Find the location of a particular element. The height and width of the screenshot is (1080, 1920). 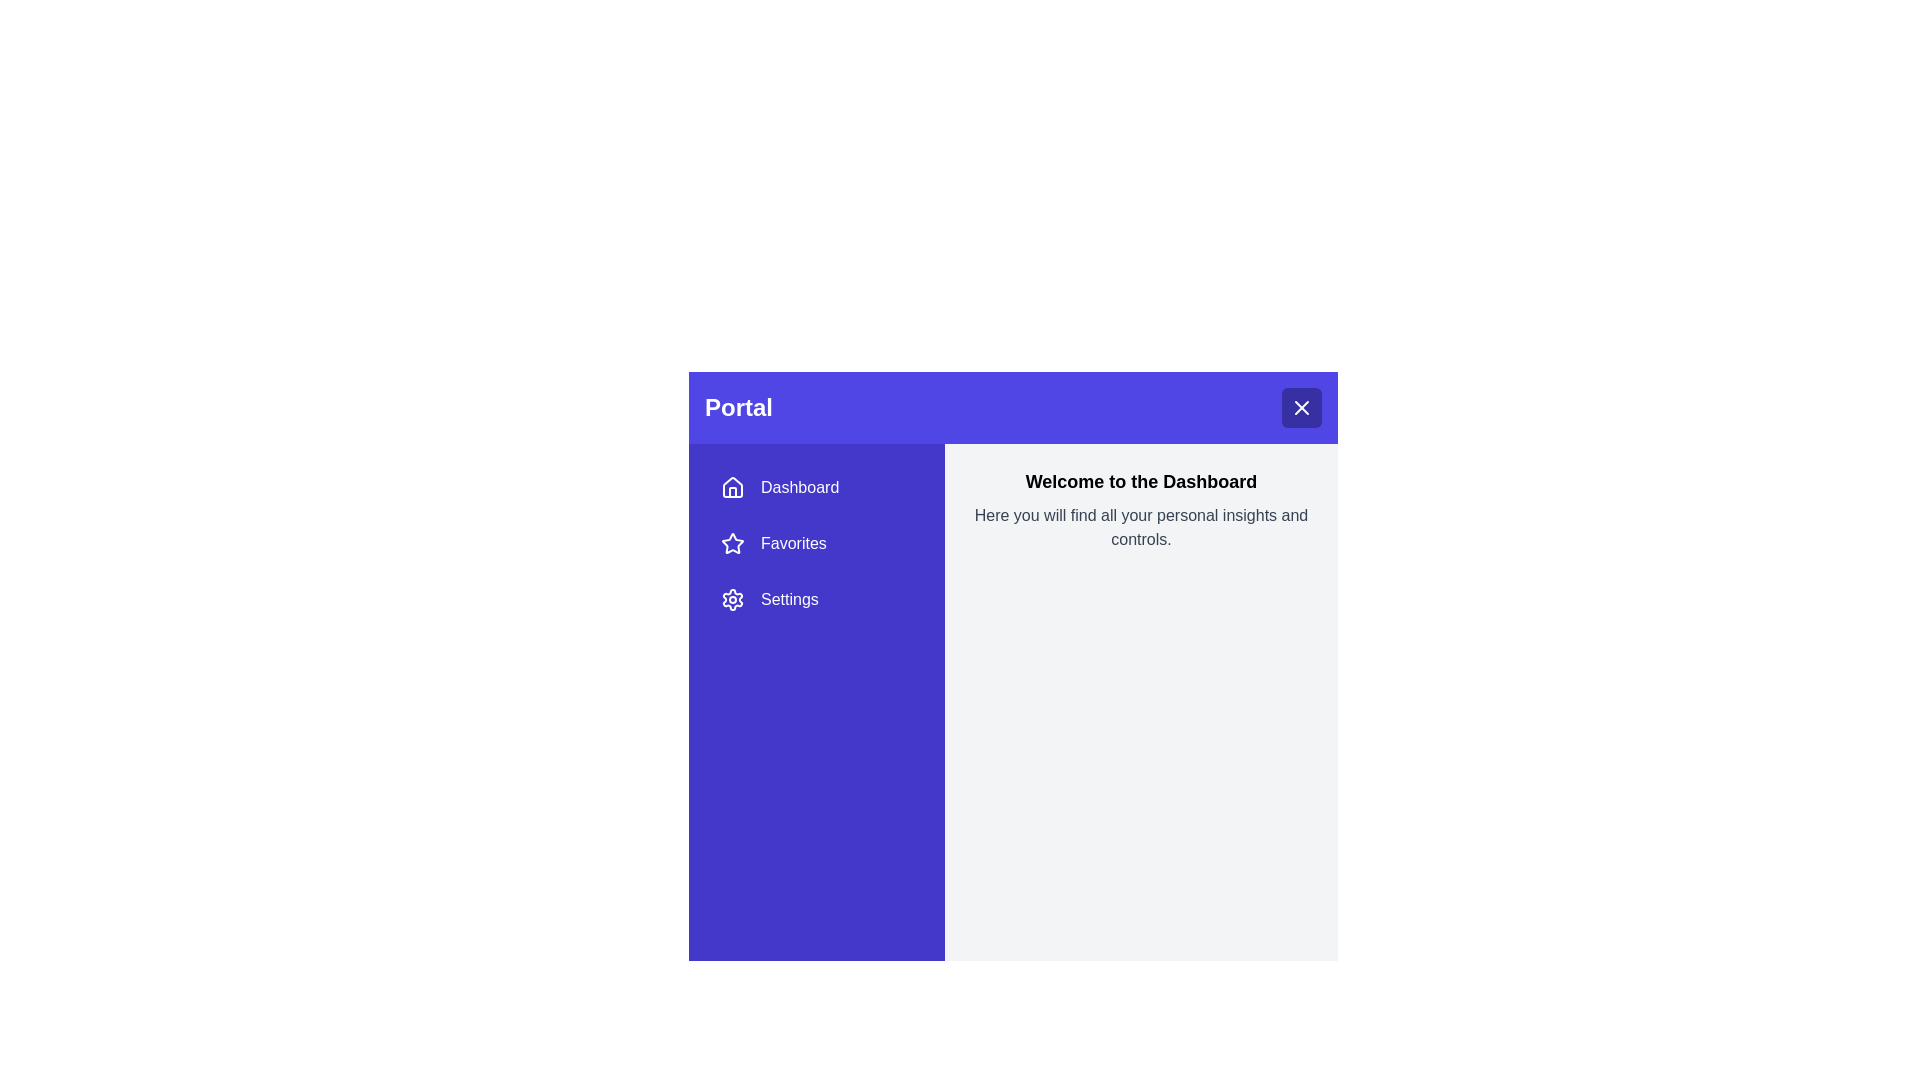

the gear icon associated with the 'Settings' option in the vertical navigation menu is located at coordinates (732, 599).